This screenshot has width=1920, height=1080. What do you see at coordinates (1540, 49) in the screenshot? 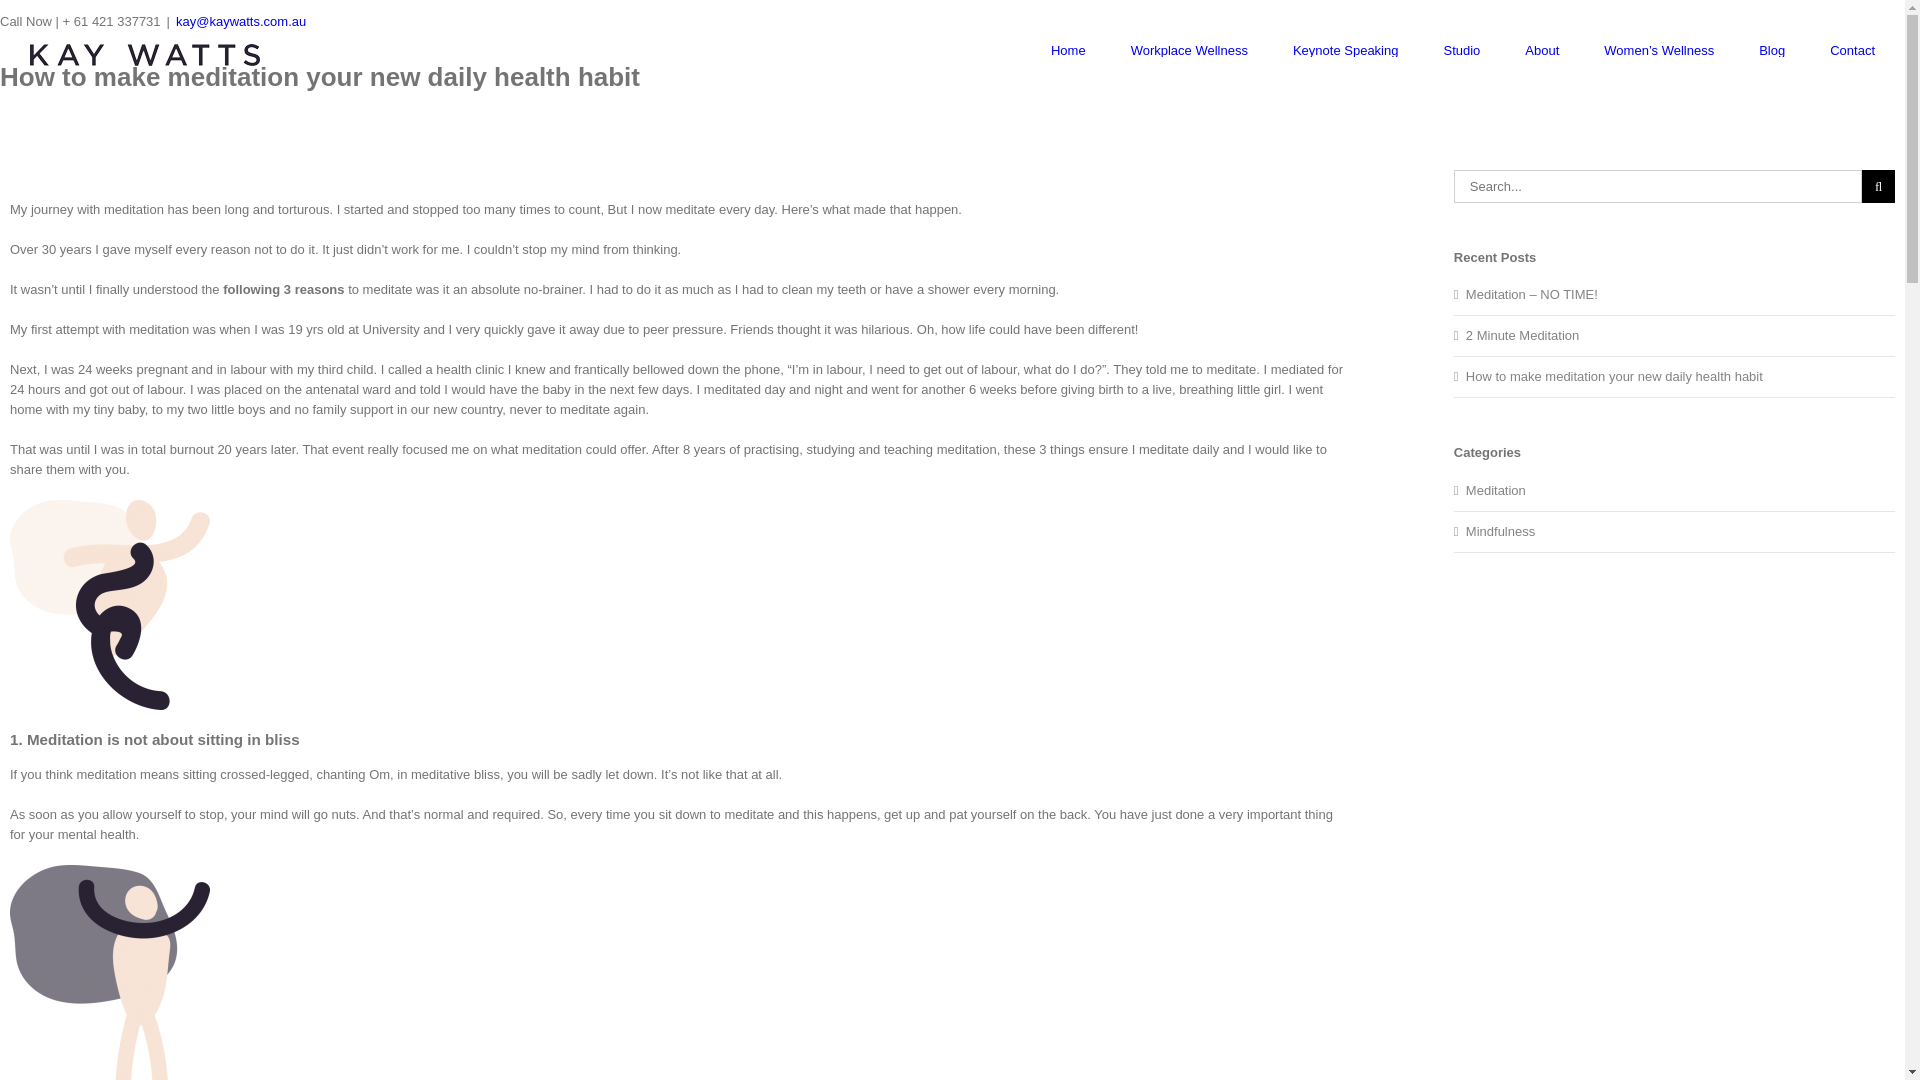
I see `'About'` at bounding box center [1540, 49].